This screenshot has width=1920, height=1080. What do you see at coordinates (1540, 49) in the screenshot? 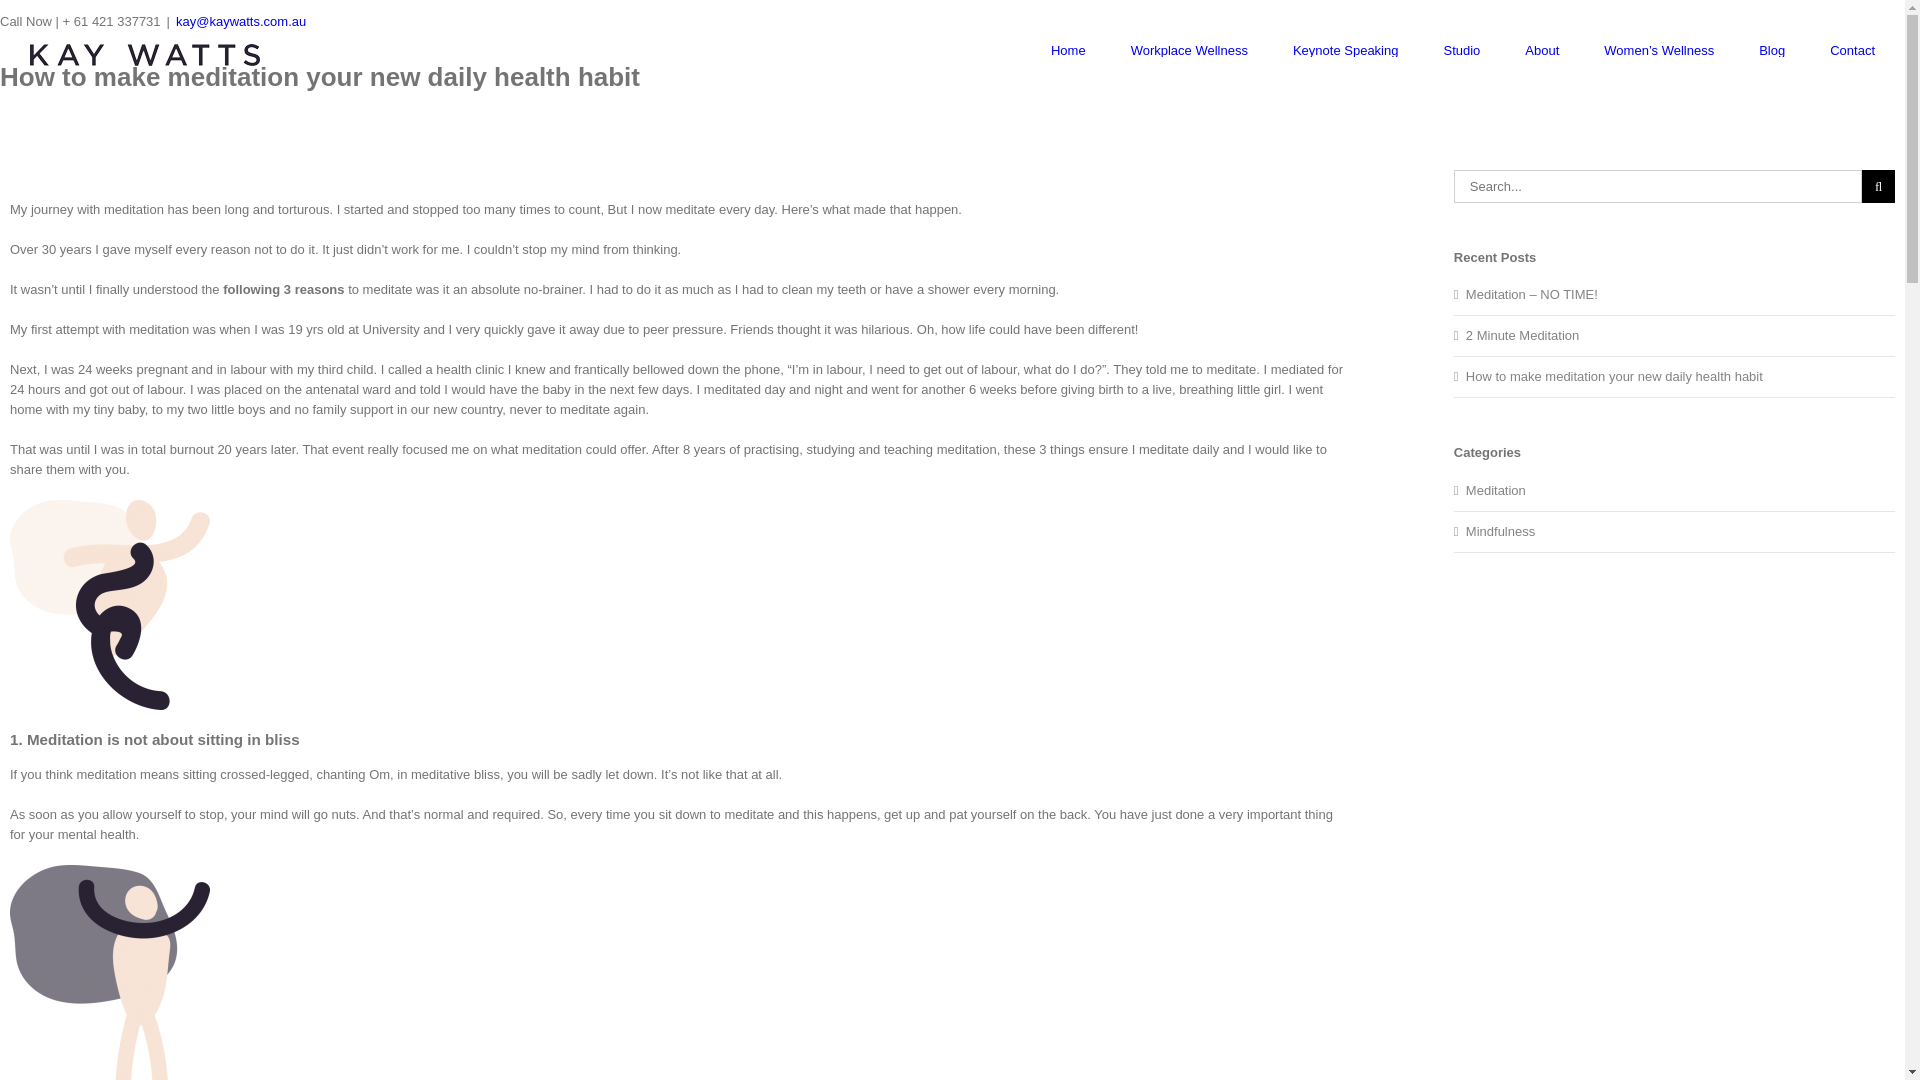
I see `'About'` at bounding box center [1540, 49].